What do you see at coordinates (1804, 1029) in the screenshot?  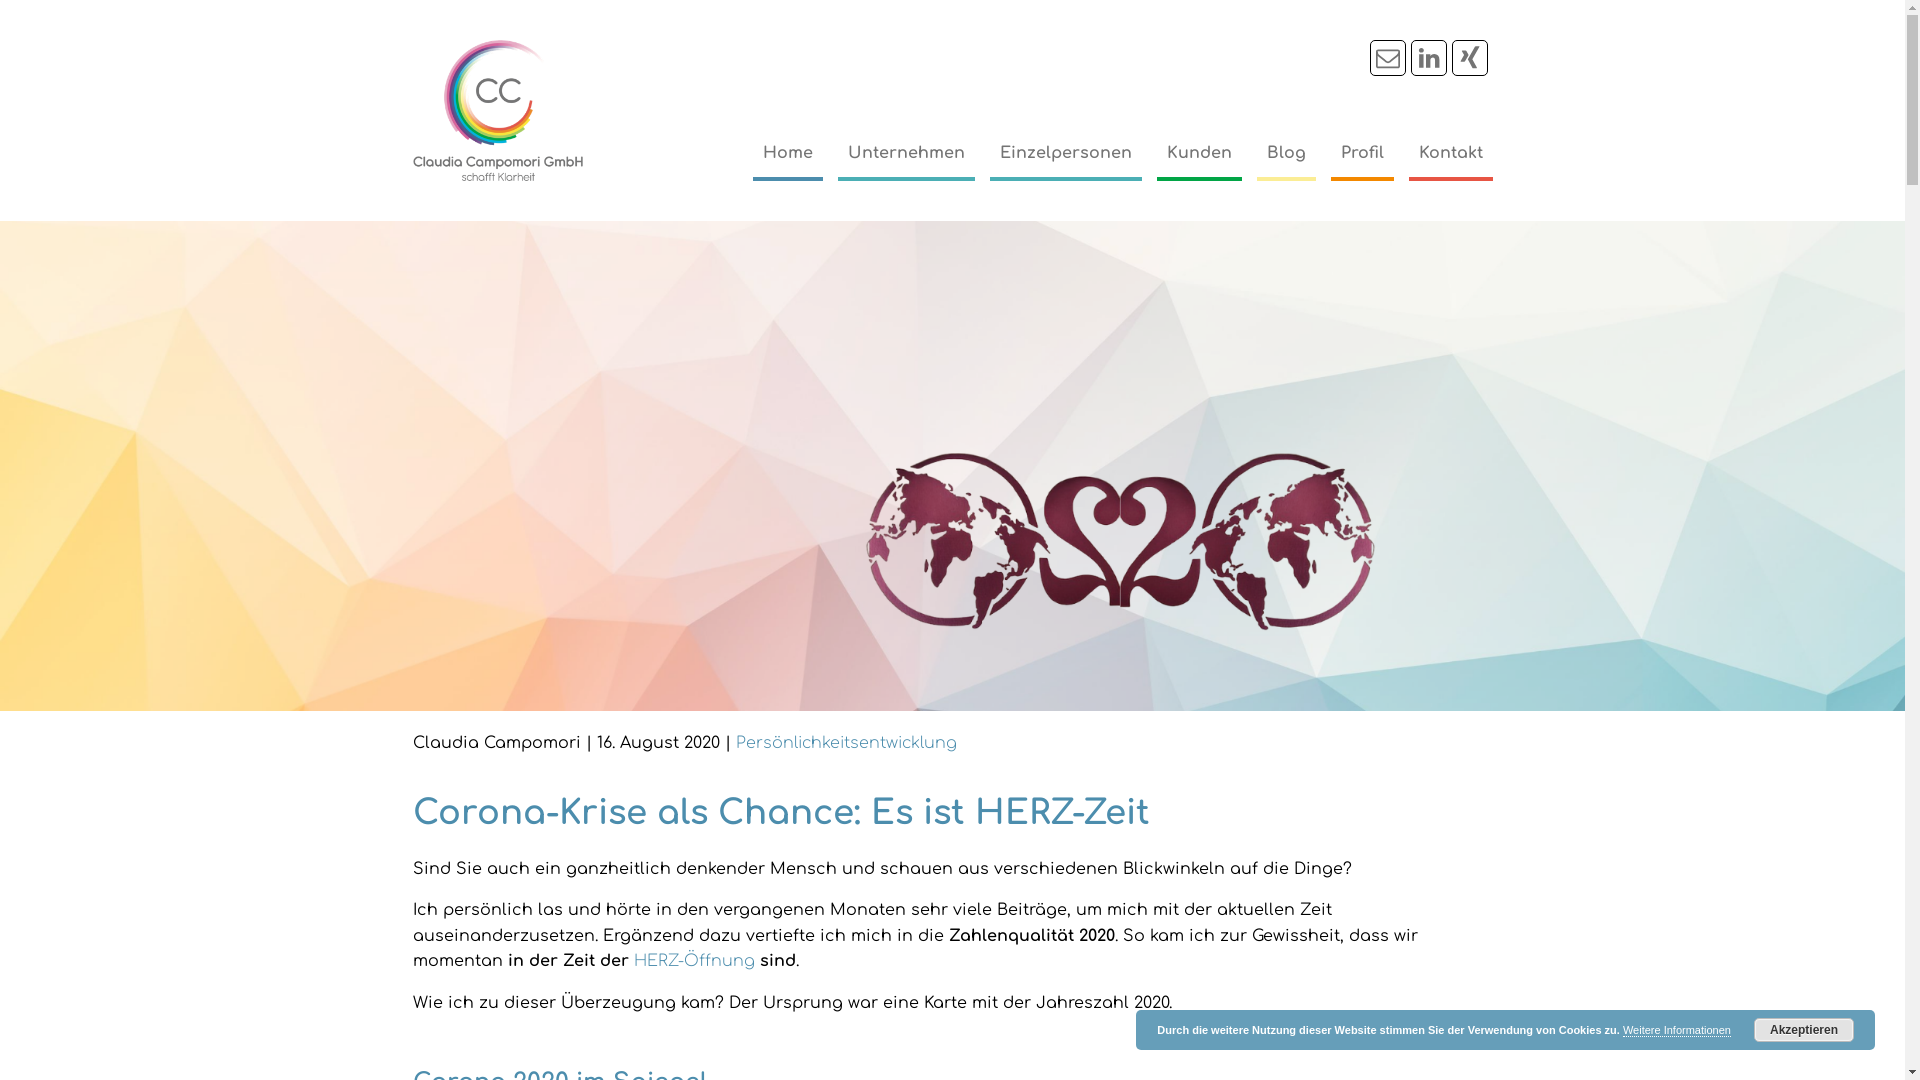 I see `'Akzeptieren'` at bounding box center [1804, 1029].